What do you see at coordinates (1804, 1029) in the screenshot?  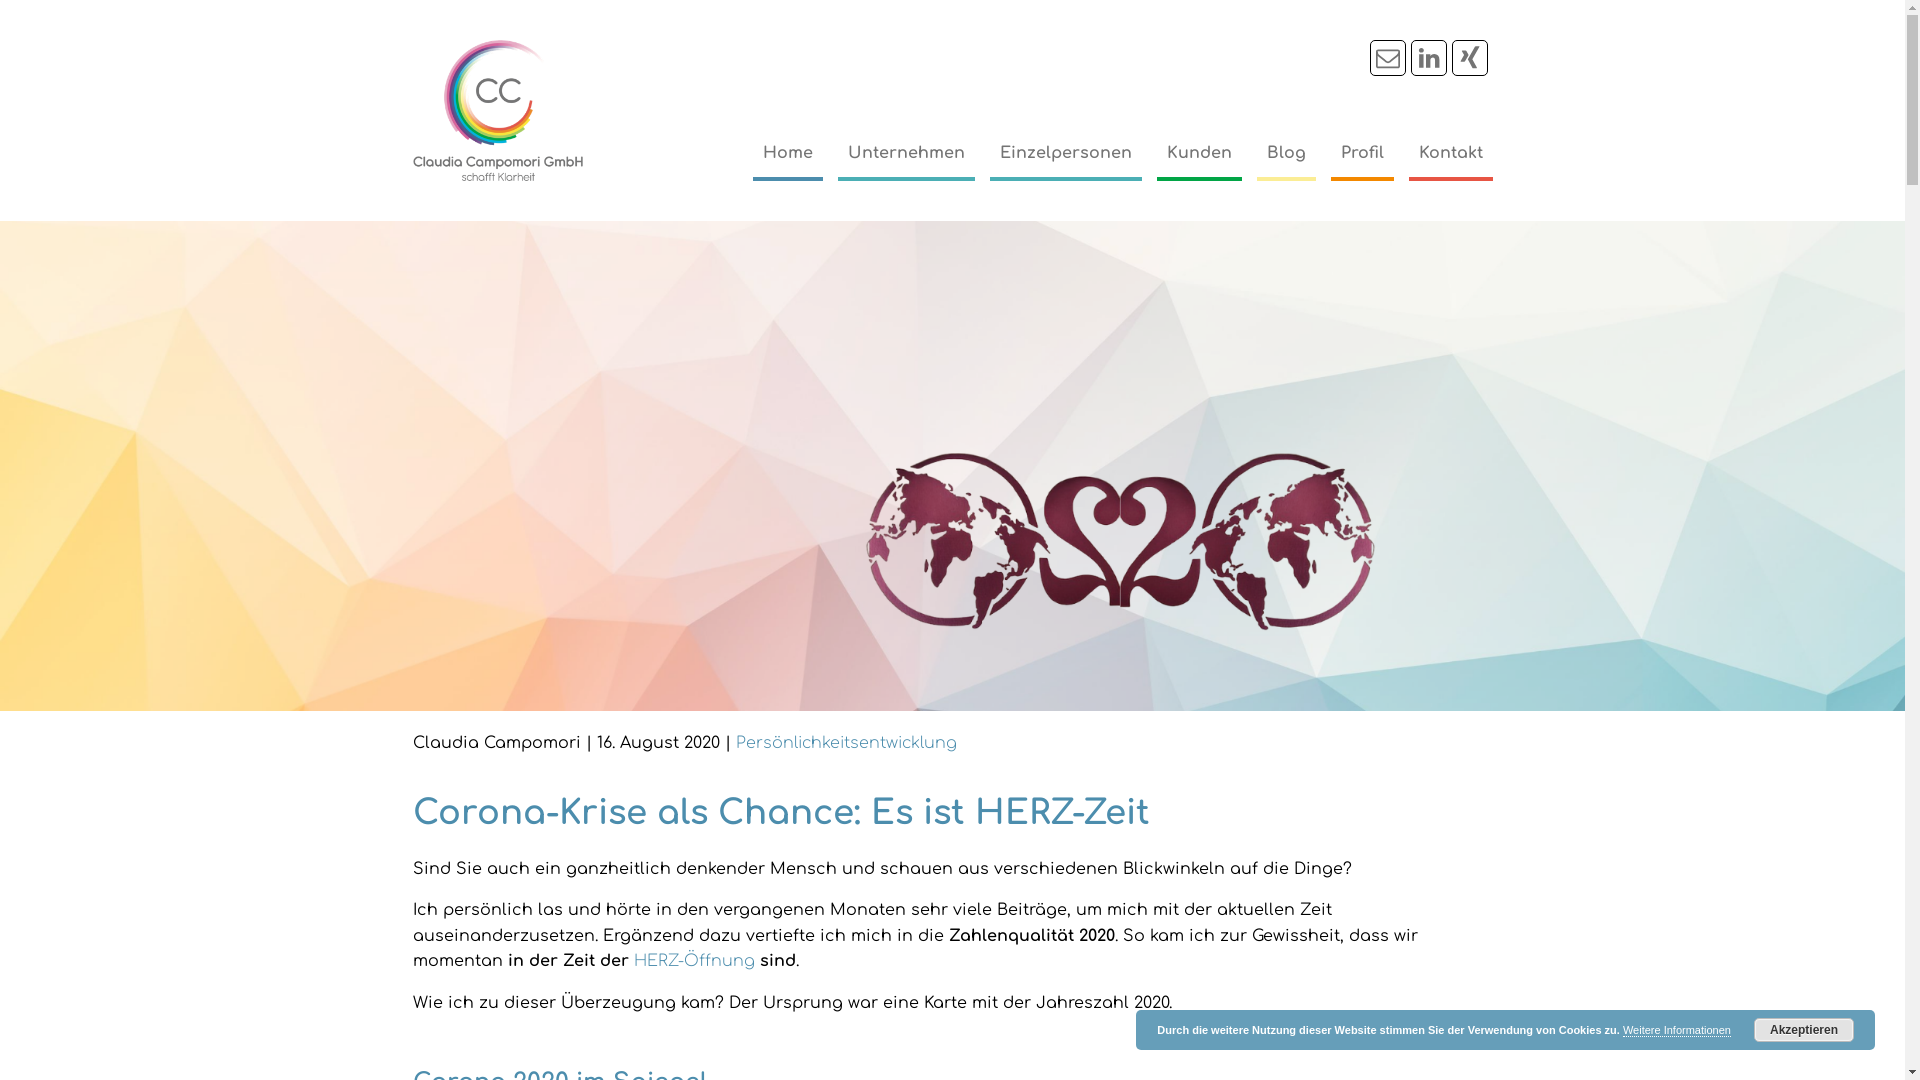 I see `'Akzeptieren'` at bounding box center [1804, 1029].